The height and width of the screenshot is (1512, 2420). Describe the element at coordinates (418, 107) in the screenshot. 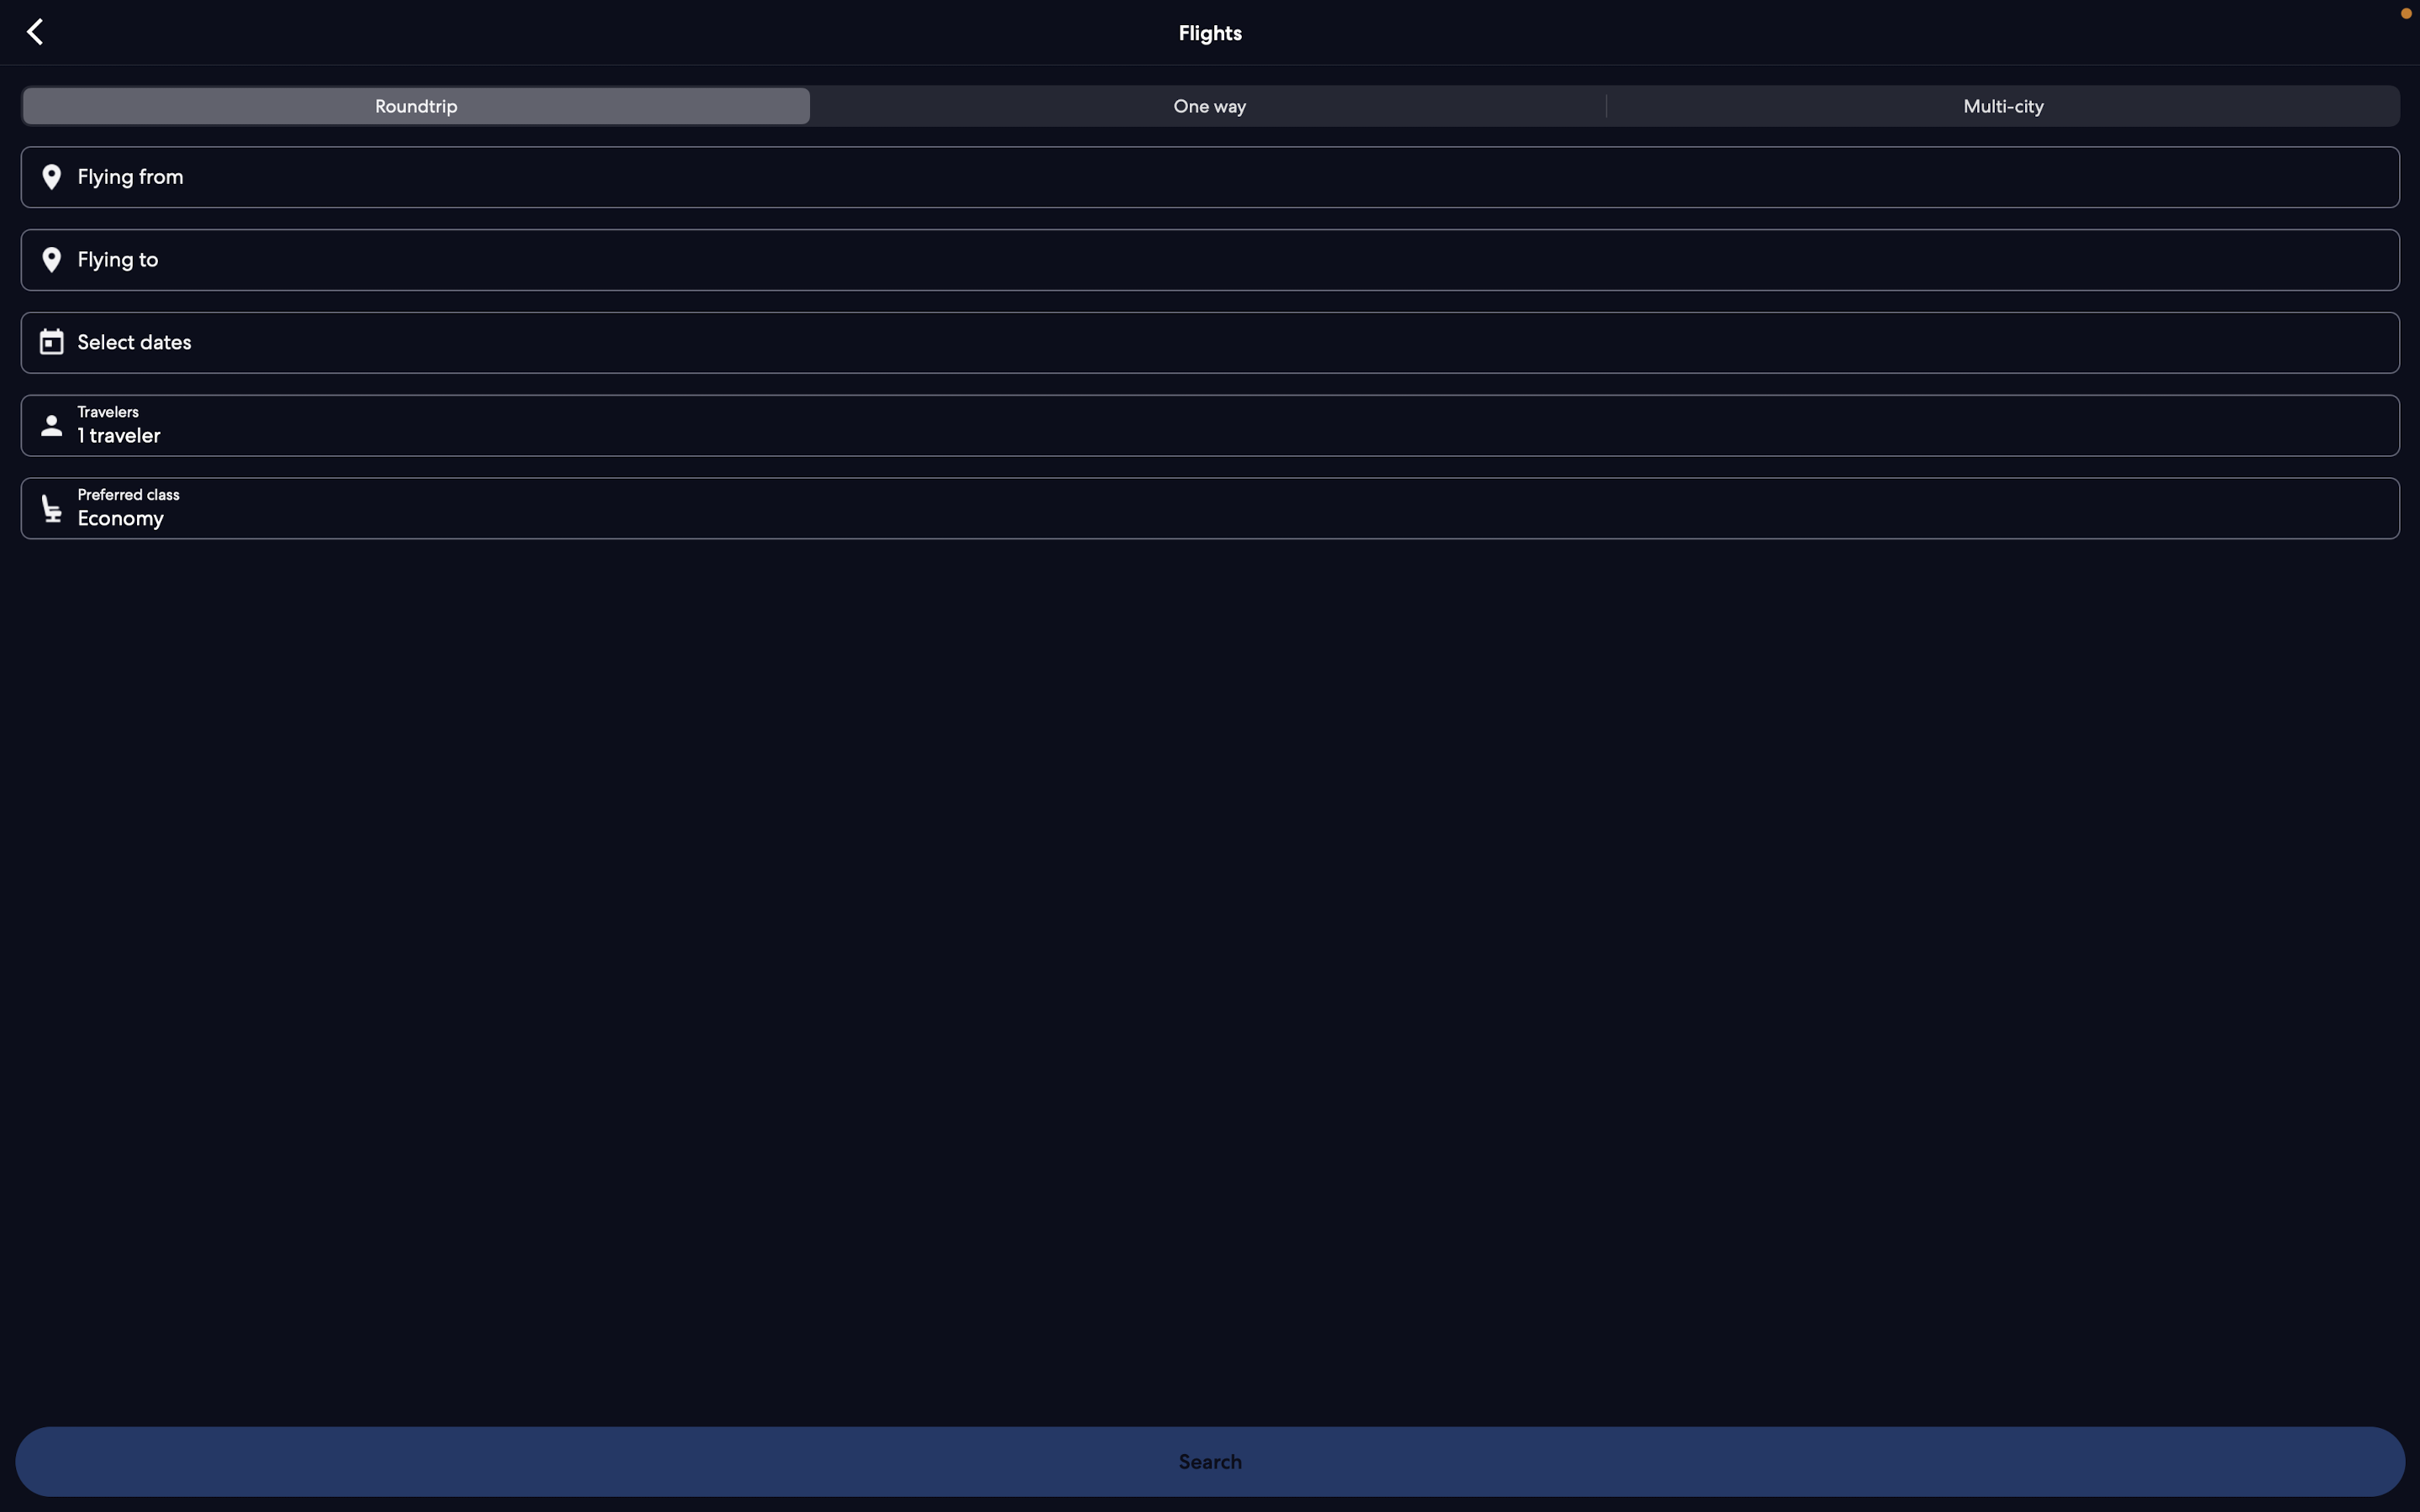

I see `Opt for roundtrip flight arrangement` at that location.